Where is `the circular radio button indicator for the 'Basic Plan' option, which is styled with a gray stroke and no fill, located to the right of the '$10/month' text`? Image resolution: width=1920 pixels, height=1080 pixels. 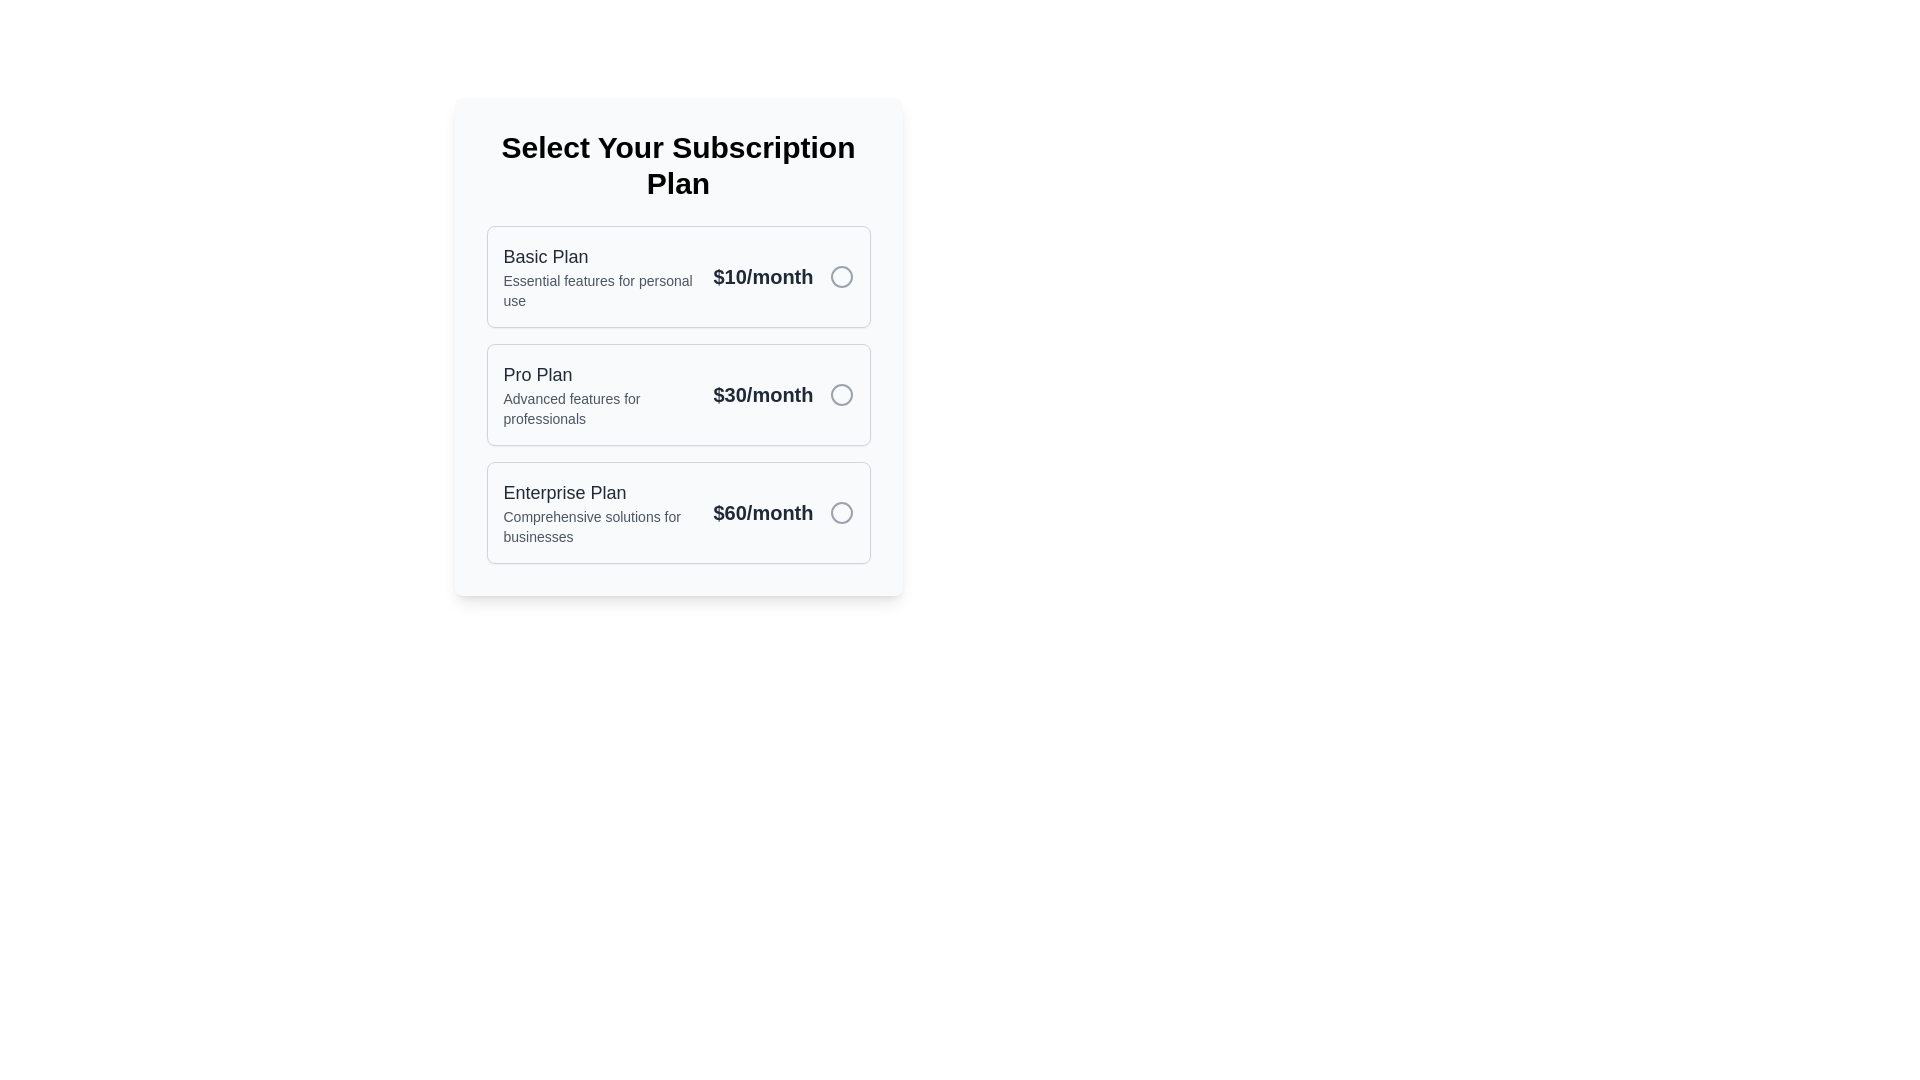
the circular radio button indicator for the 'Basic Plan' option, which is styled with a gray stroke and no fill, located to the right of the '$10/month' text is located at coordinates (841, 277).